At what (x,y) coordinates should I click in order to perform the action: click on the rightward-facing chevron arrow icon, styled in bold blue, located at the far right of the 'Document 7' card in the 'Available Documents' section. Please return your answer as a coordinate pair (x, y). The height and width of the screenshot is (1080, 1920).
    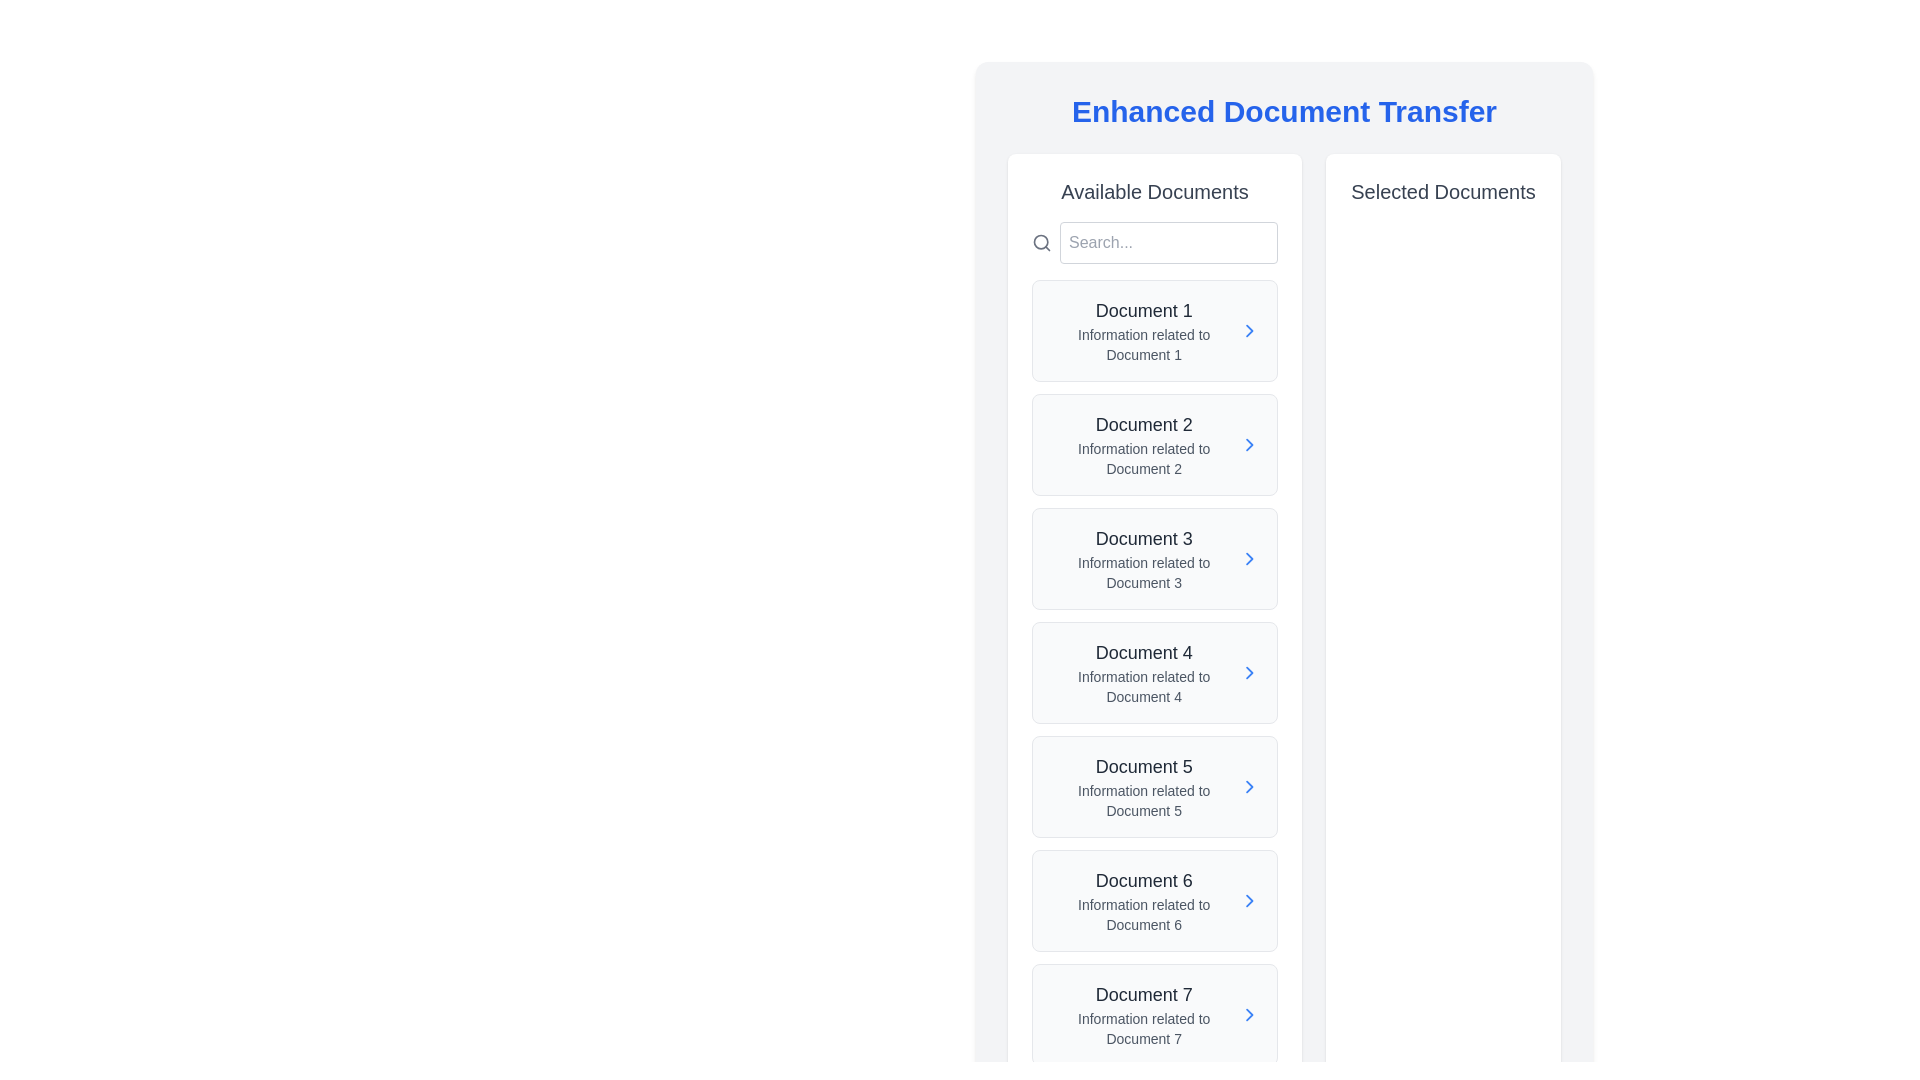
    Looking at the image, I should click on (1248, 1014).